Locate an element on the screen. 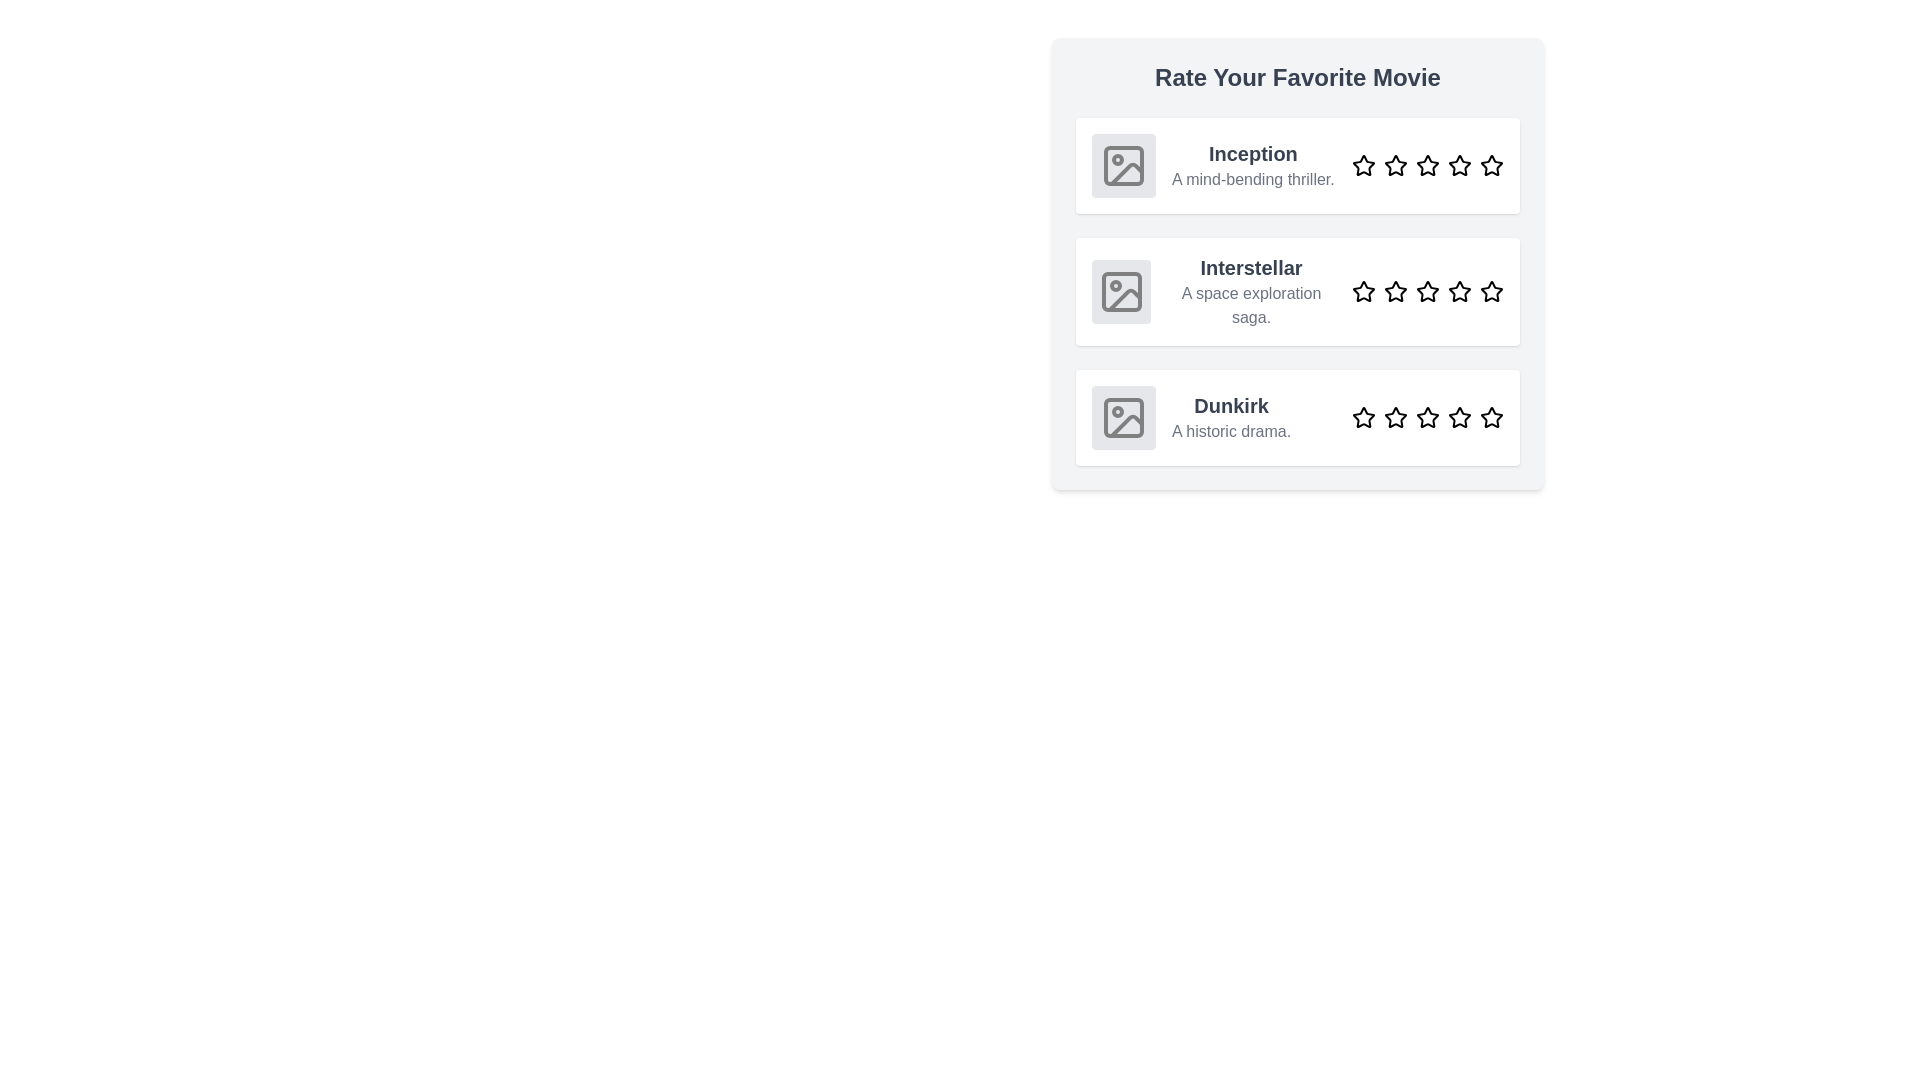 The image size is (1920, 1080). the third star icon in the rating system for the 'Interstellar' movie is located at coordinates (1427, 291).